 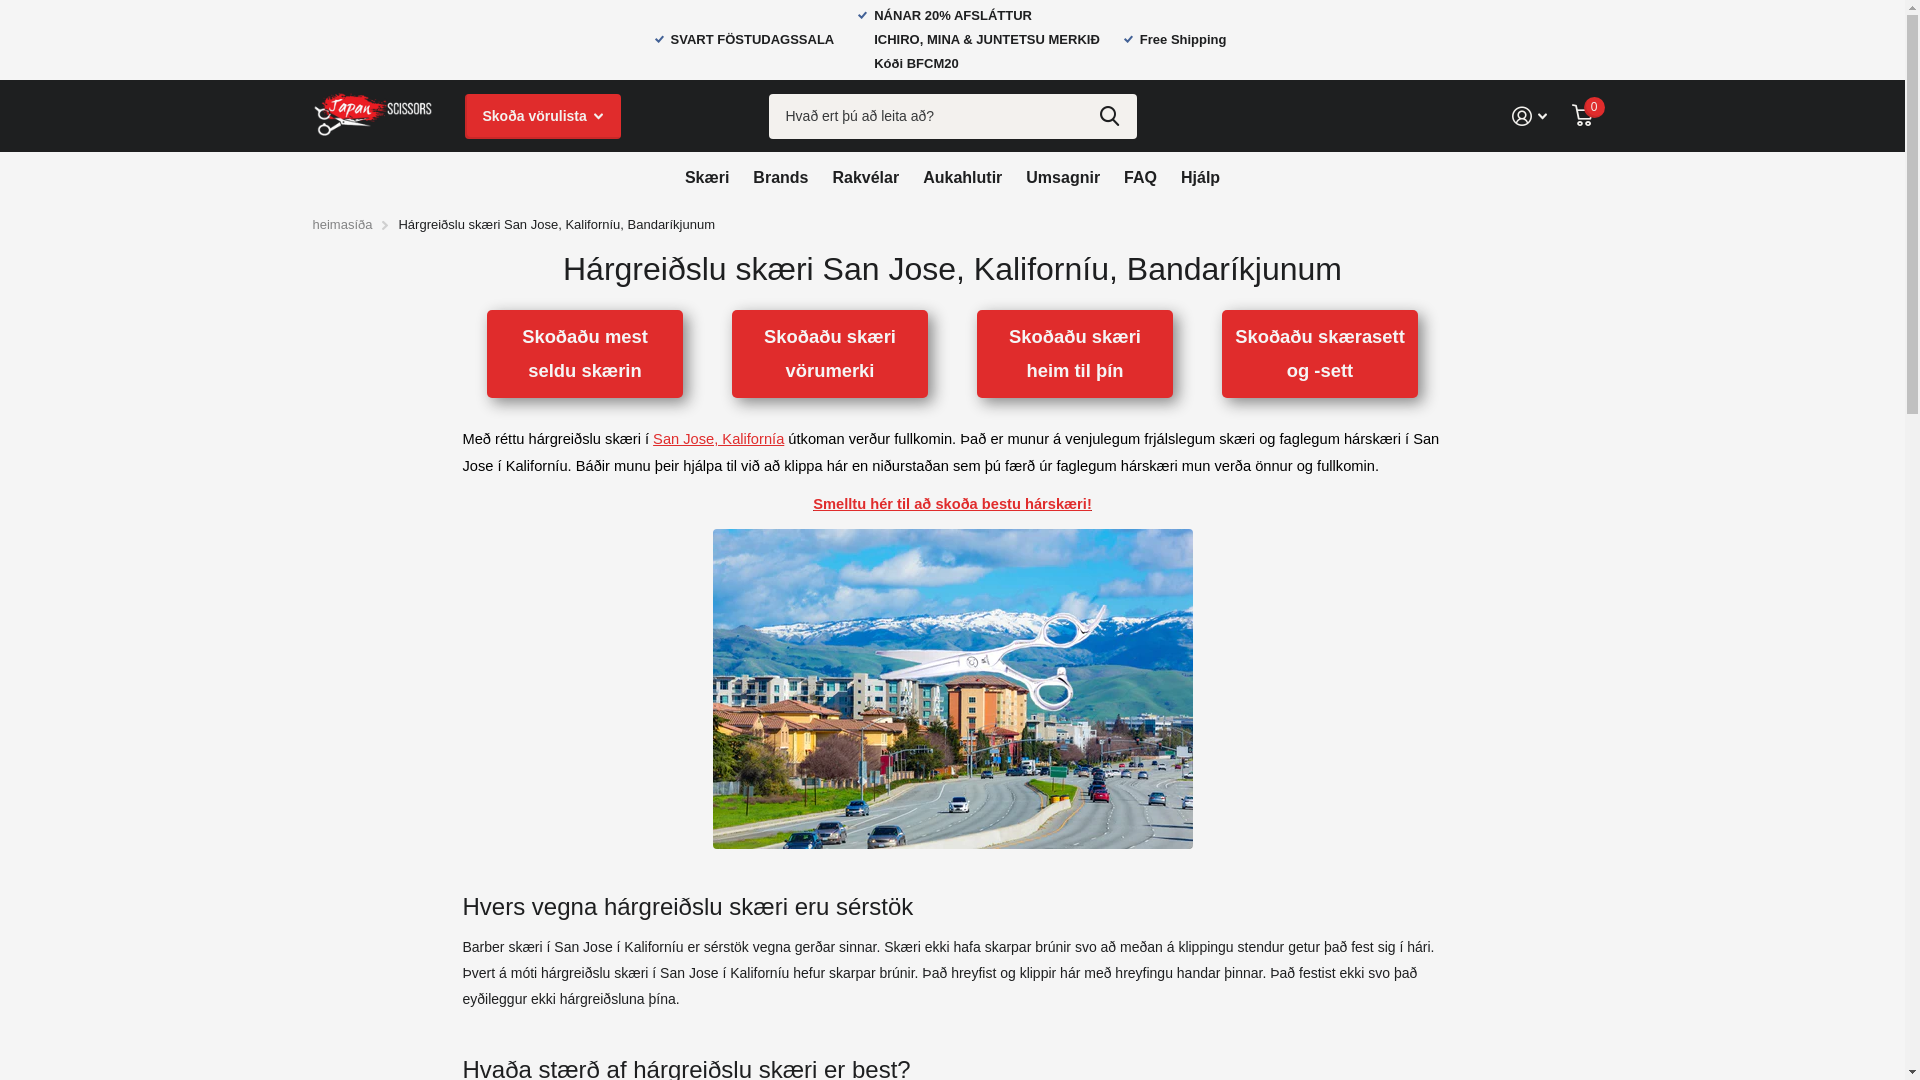 I want to click on 'Umsagnir', so click(x=1061, y=176).